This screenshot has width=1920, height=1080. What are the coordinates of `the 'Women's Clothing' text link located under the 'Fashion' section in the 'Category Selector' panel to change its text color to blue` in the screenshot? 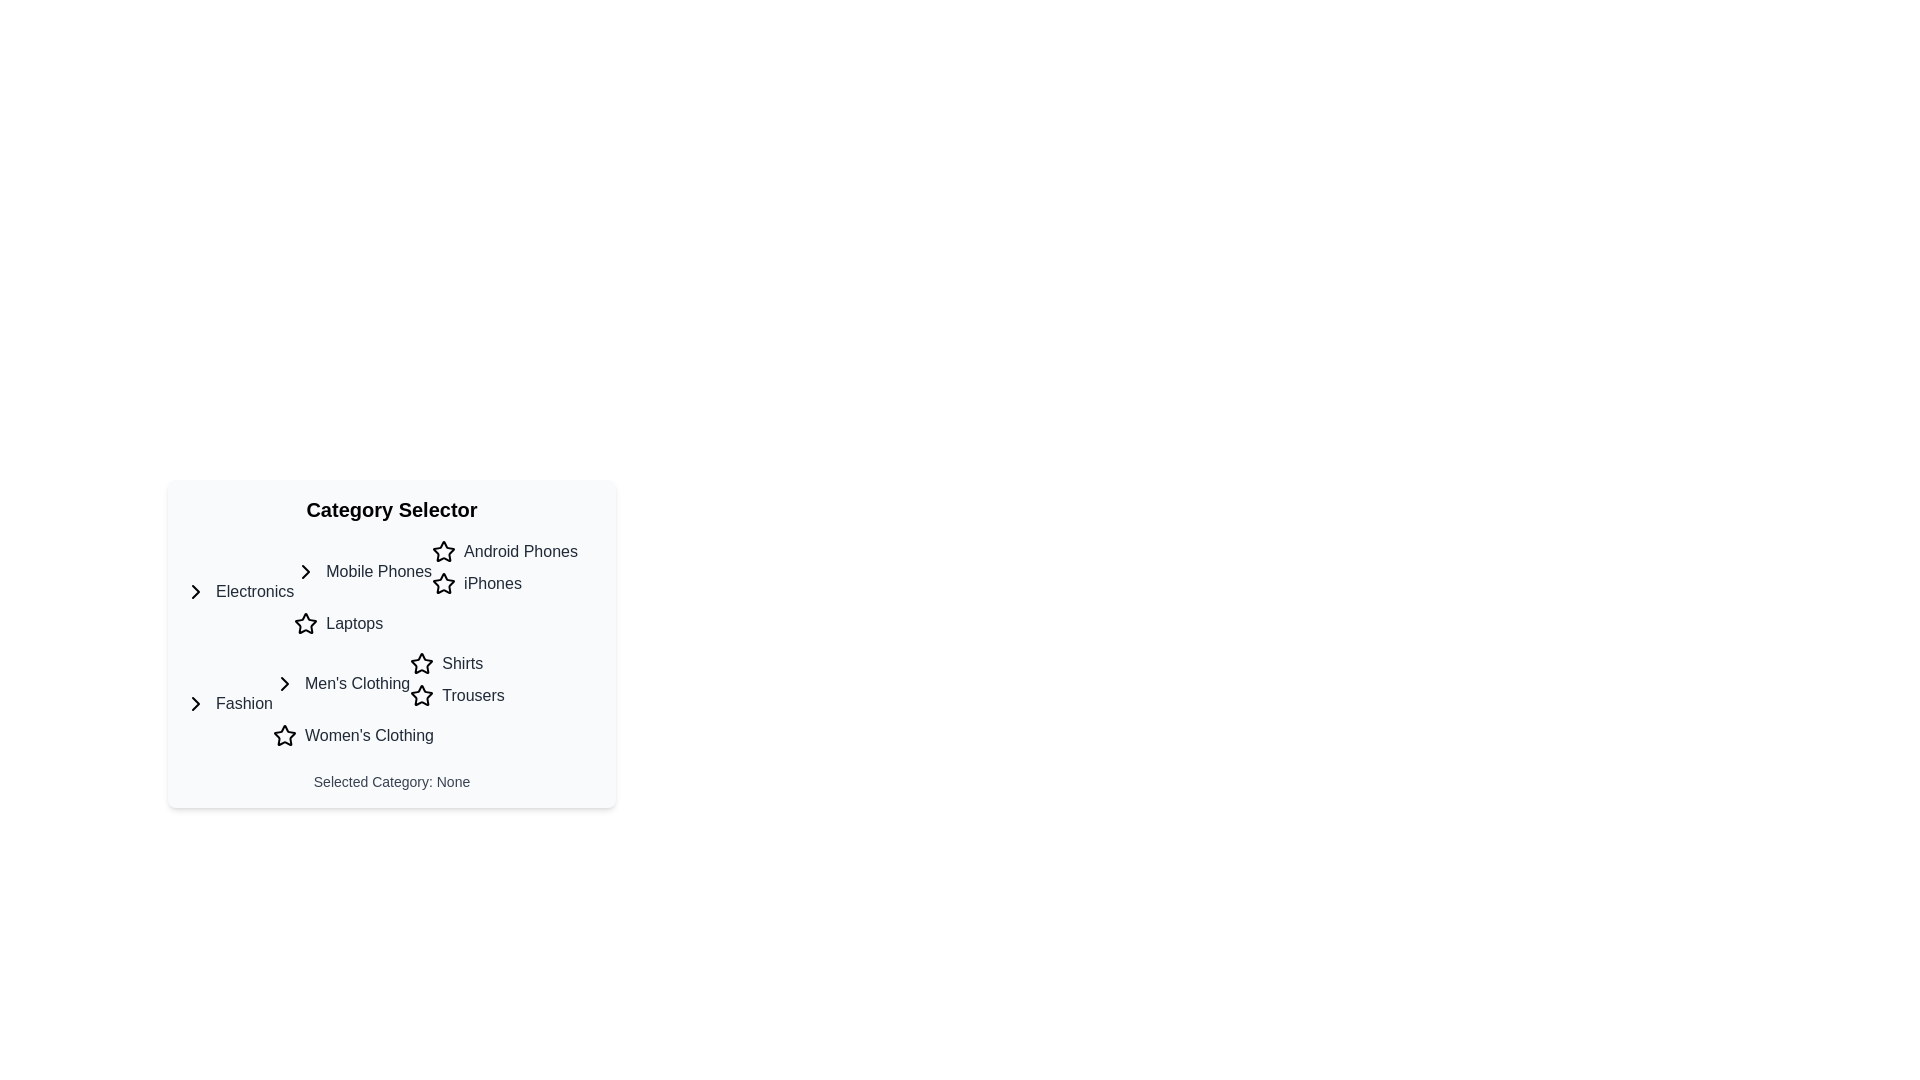 It's located at (369, 736).